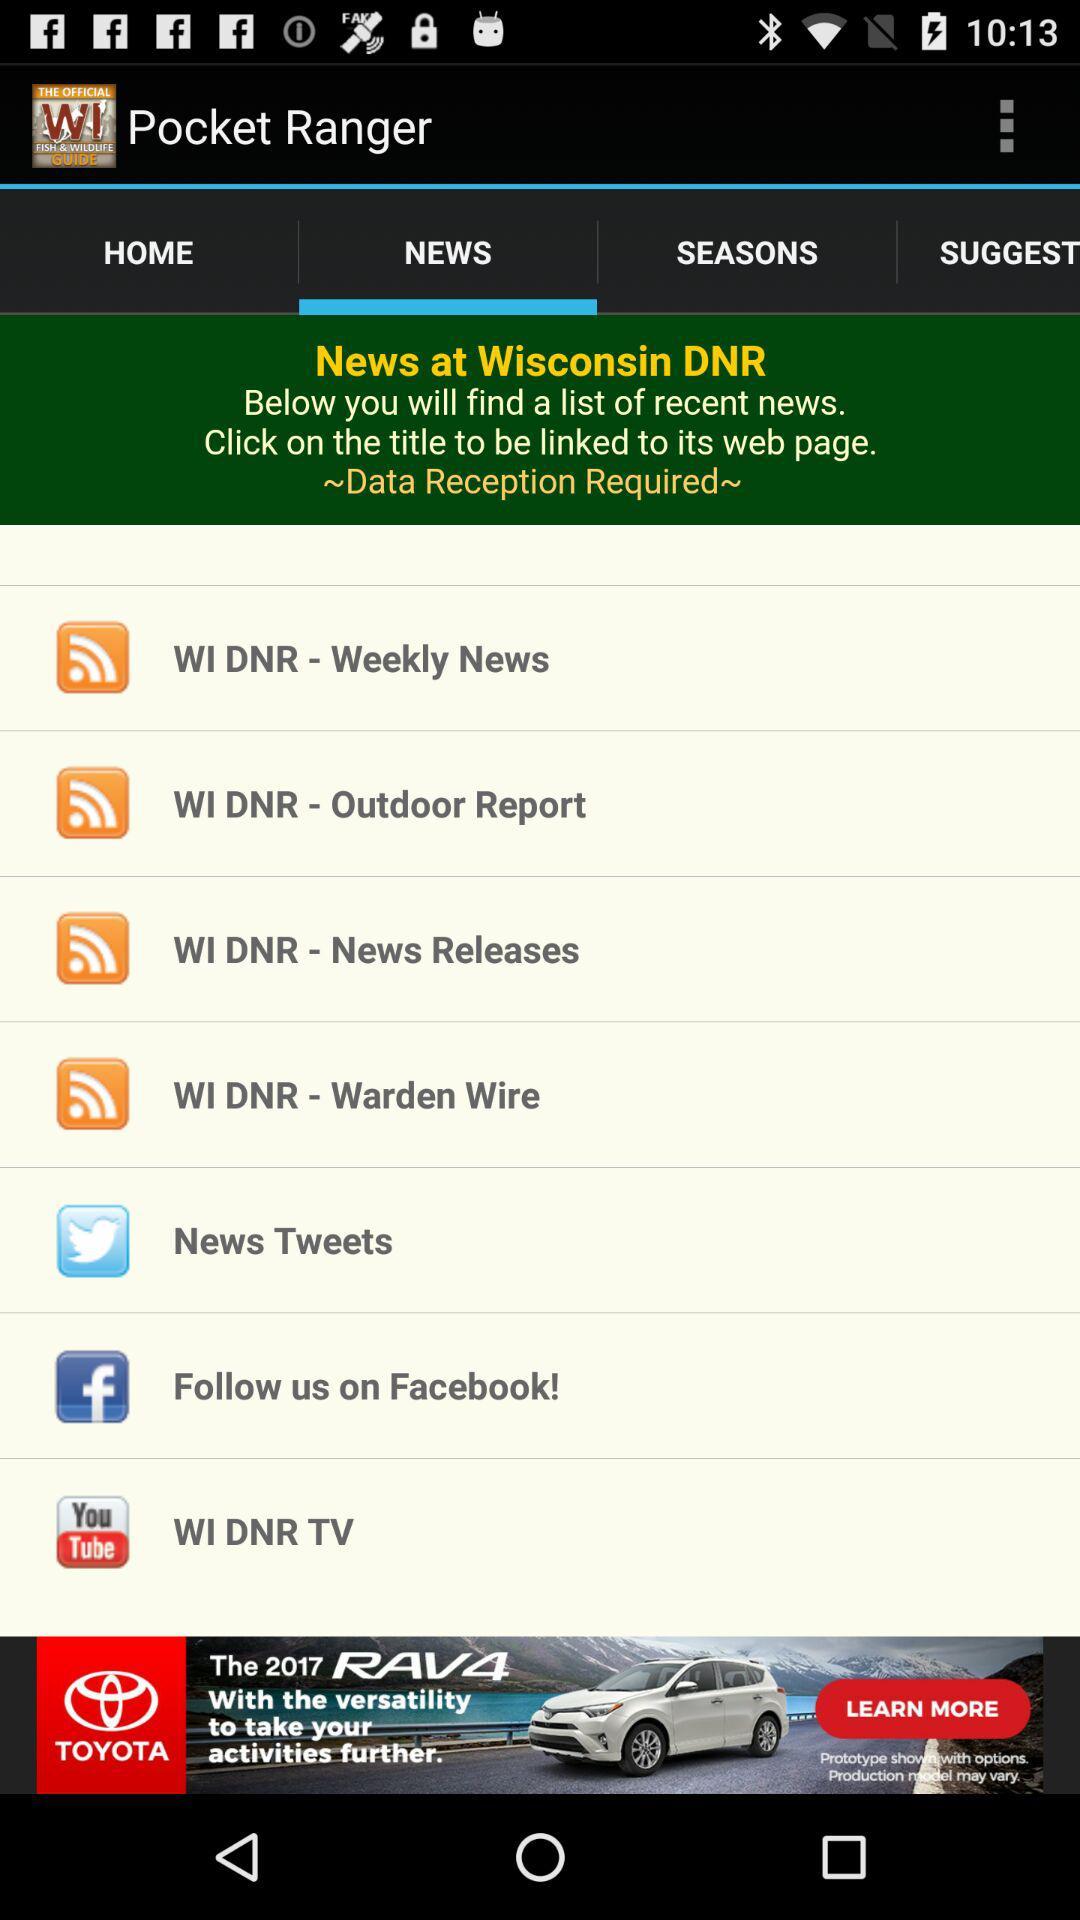 Image resolution: width=1080 pixels, height=1920 pixels. What do you see at coordinates (540, 449) in the screenshot?
I see `advertisement page` at bounding box center [540, 449].